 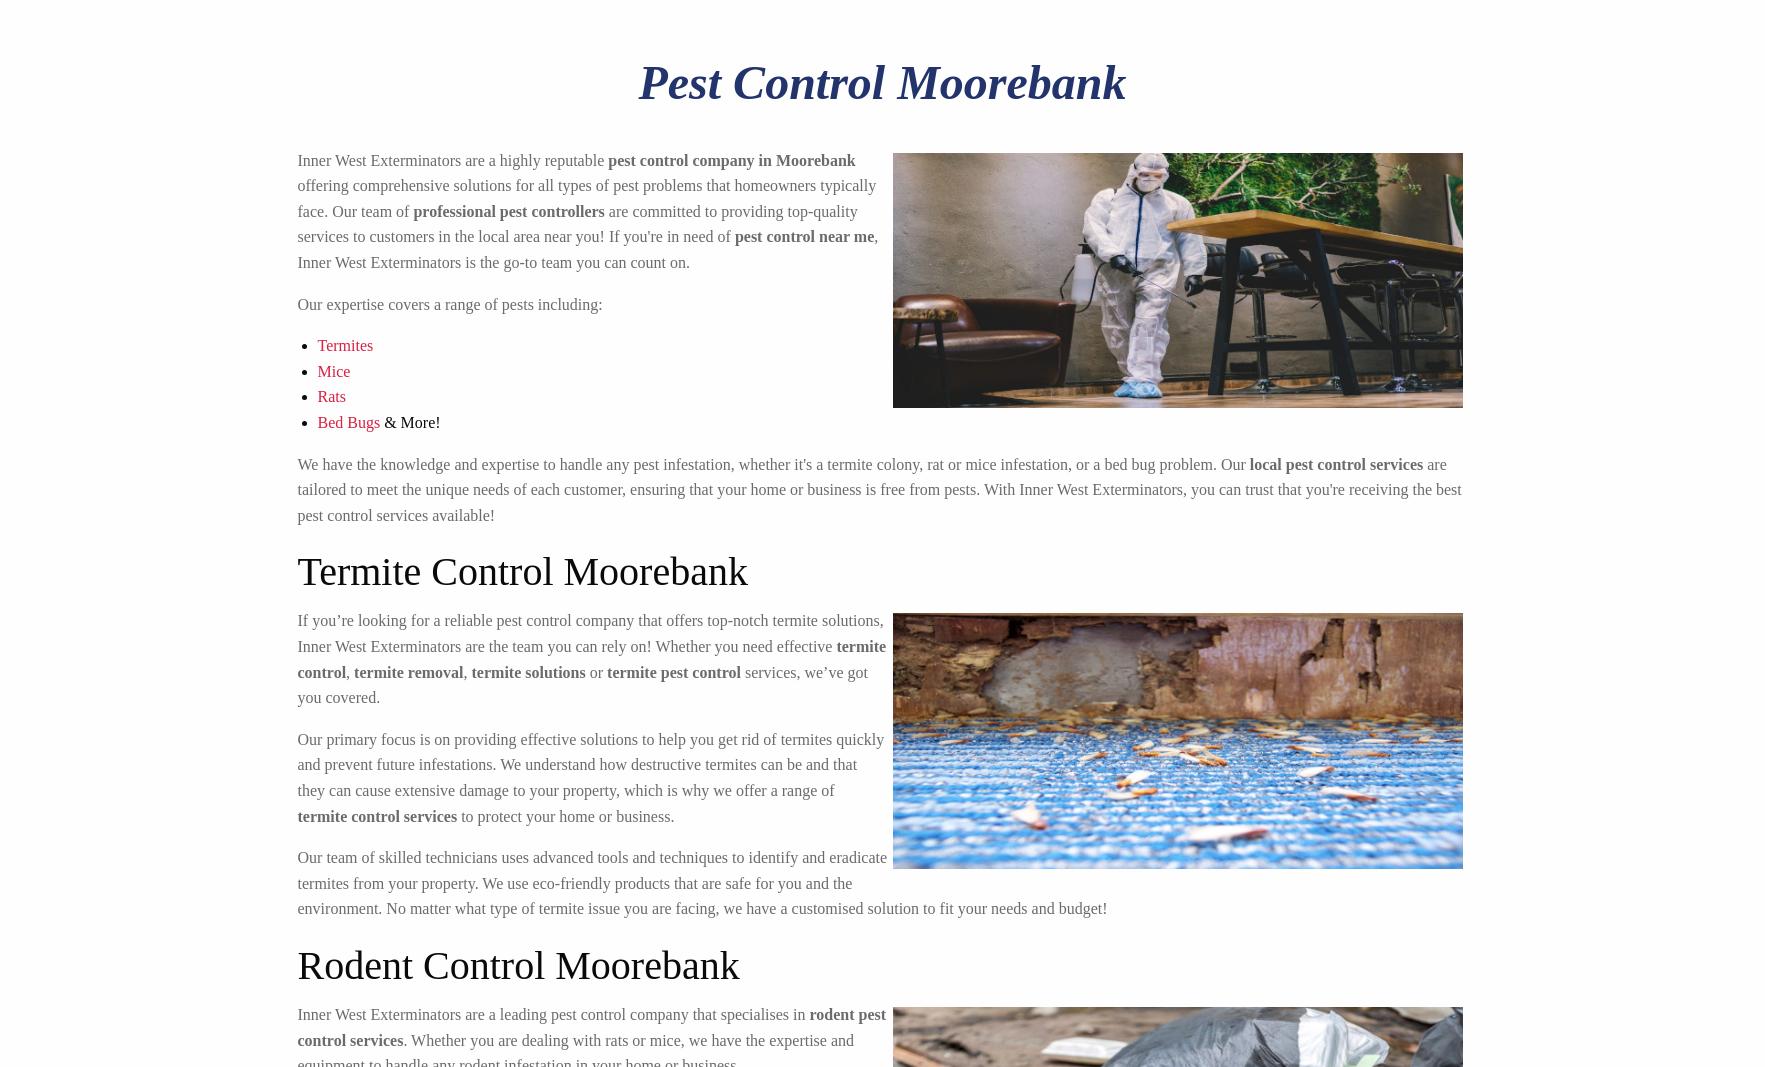 I want to click on 'are tailored to meet the unique needs of each customer, ensuring that your home or business is free from pests. With Inner West Exterminators, you can trust that you're receiving the best pest control services available!', so click(x=296, y=488).